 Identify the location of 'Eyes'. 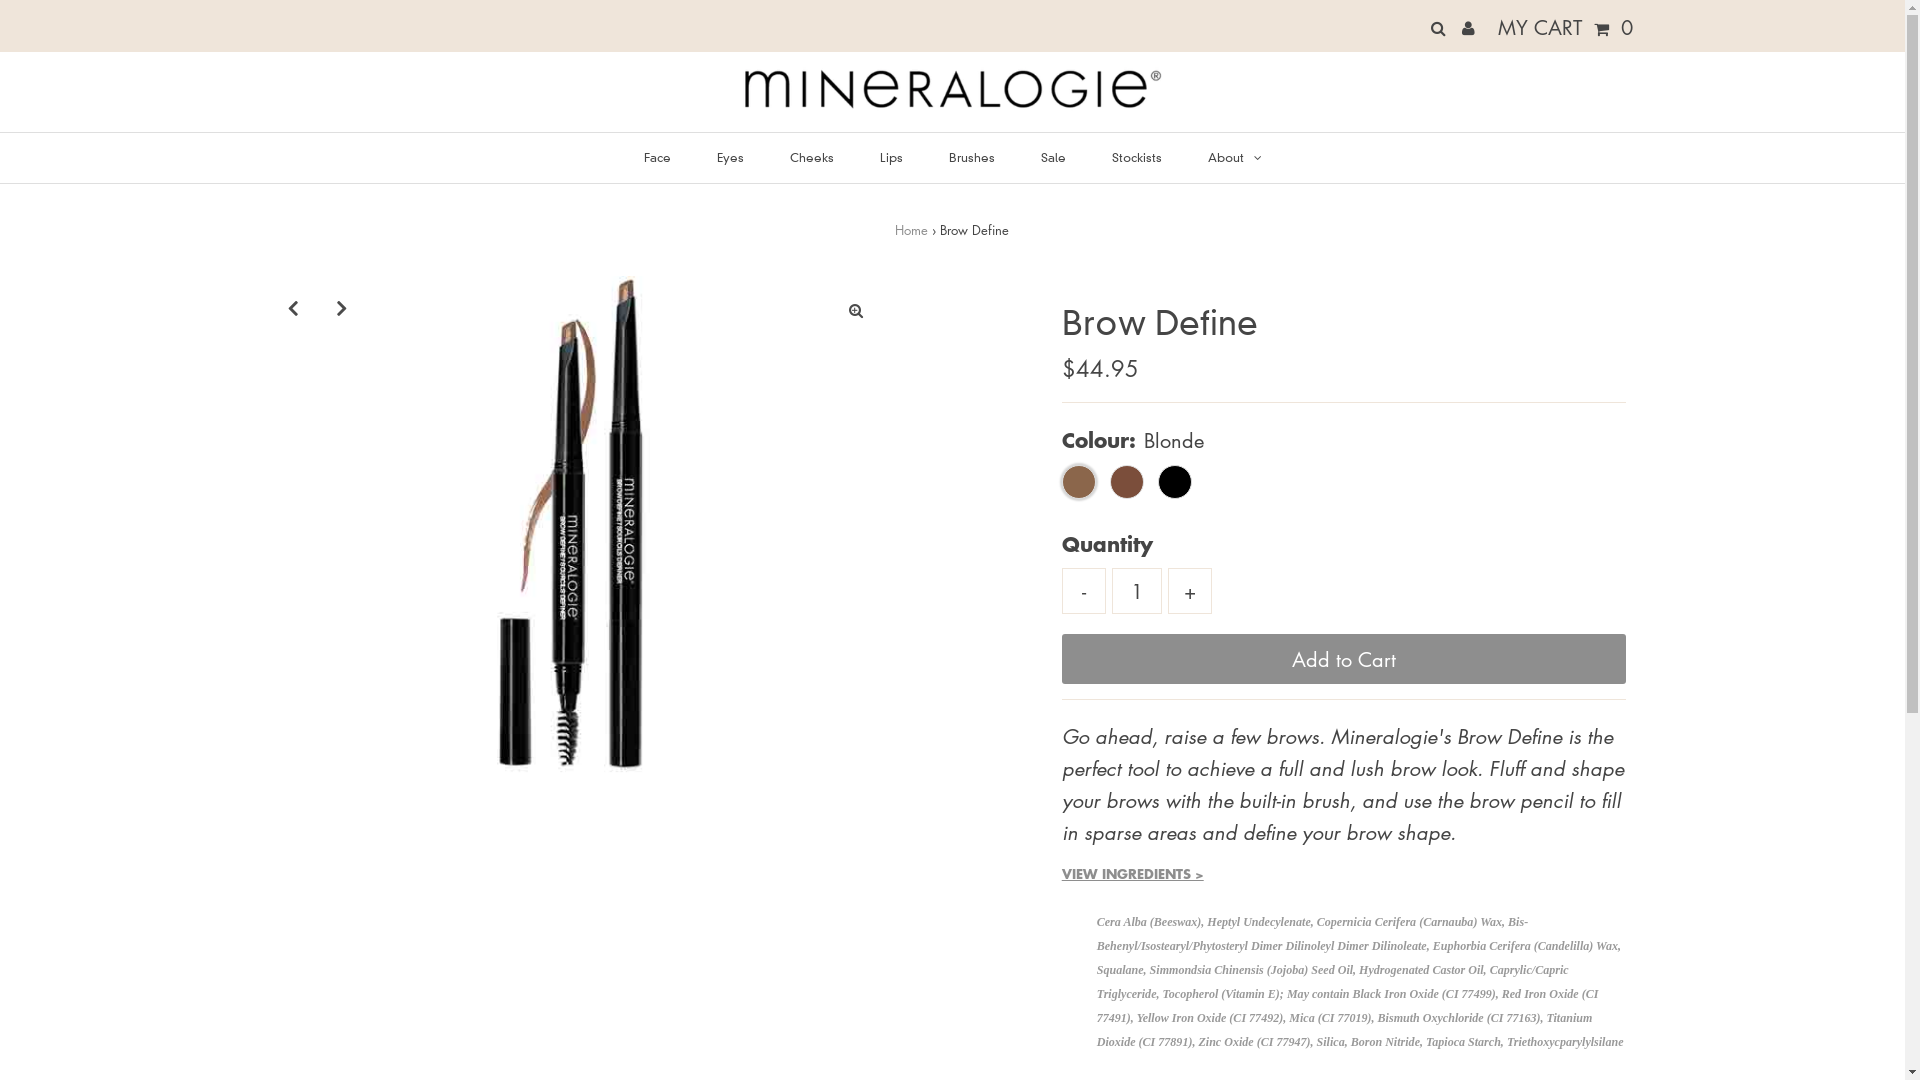
(728, 157).